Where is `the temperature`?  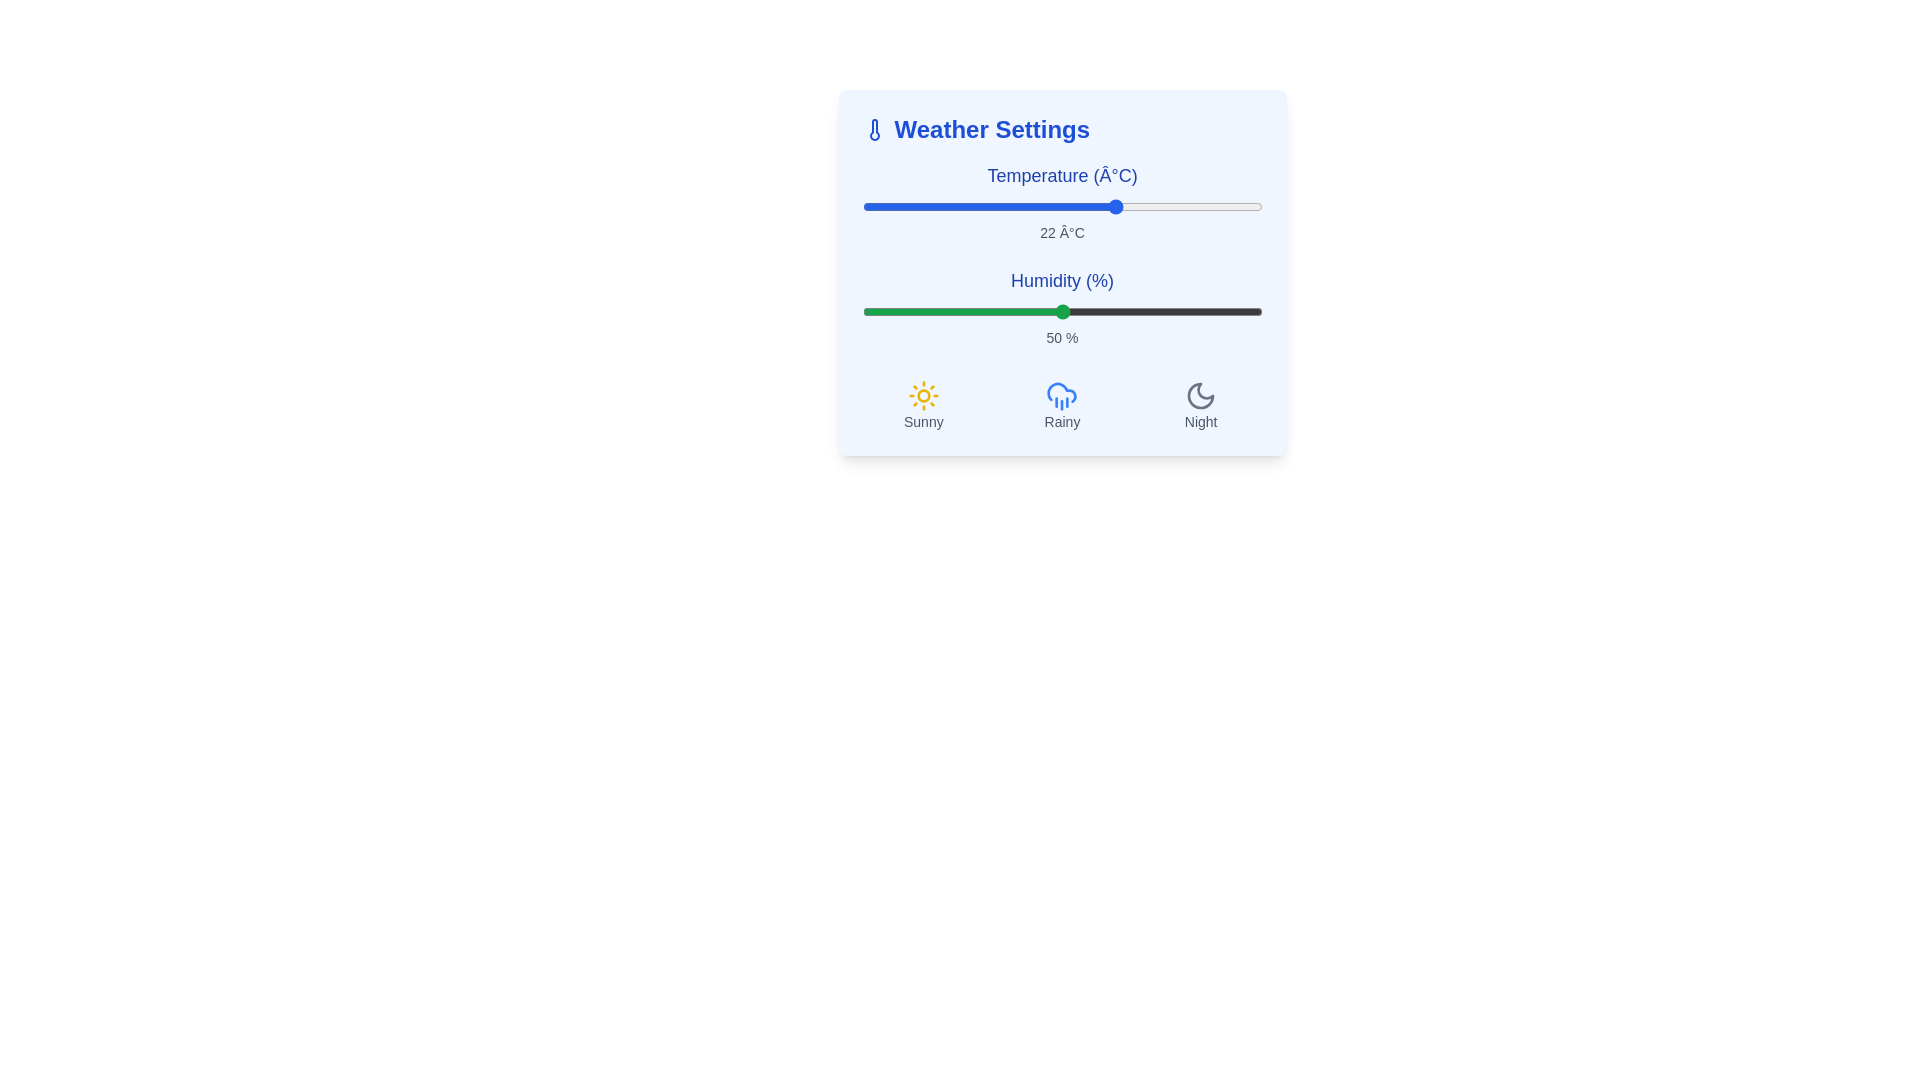
the temperature is located at coordinates (1245, 207).